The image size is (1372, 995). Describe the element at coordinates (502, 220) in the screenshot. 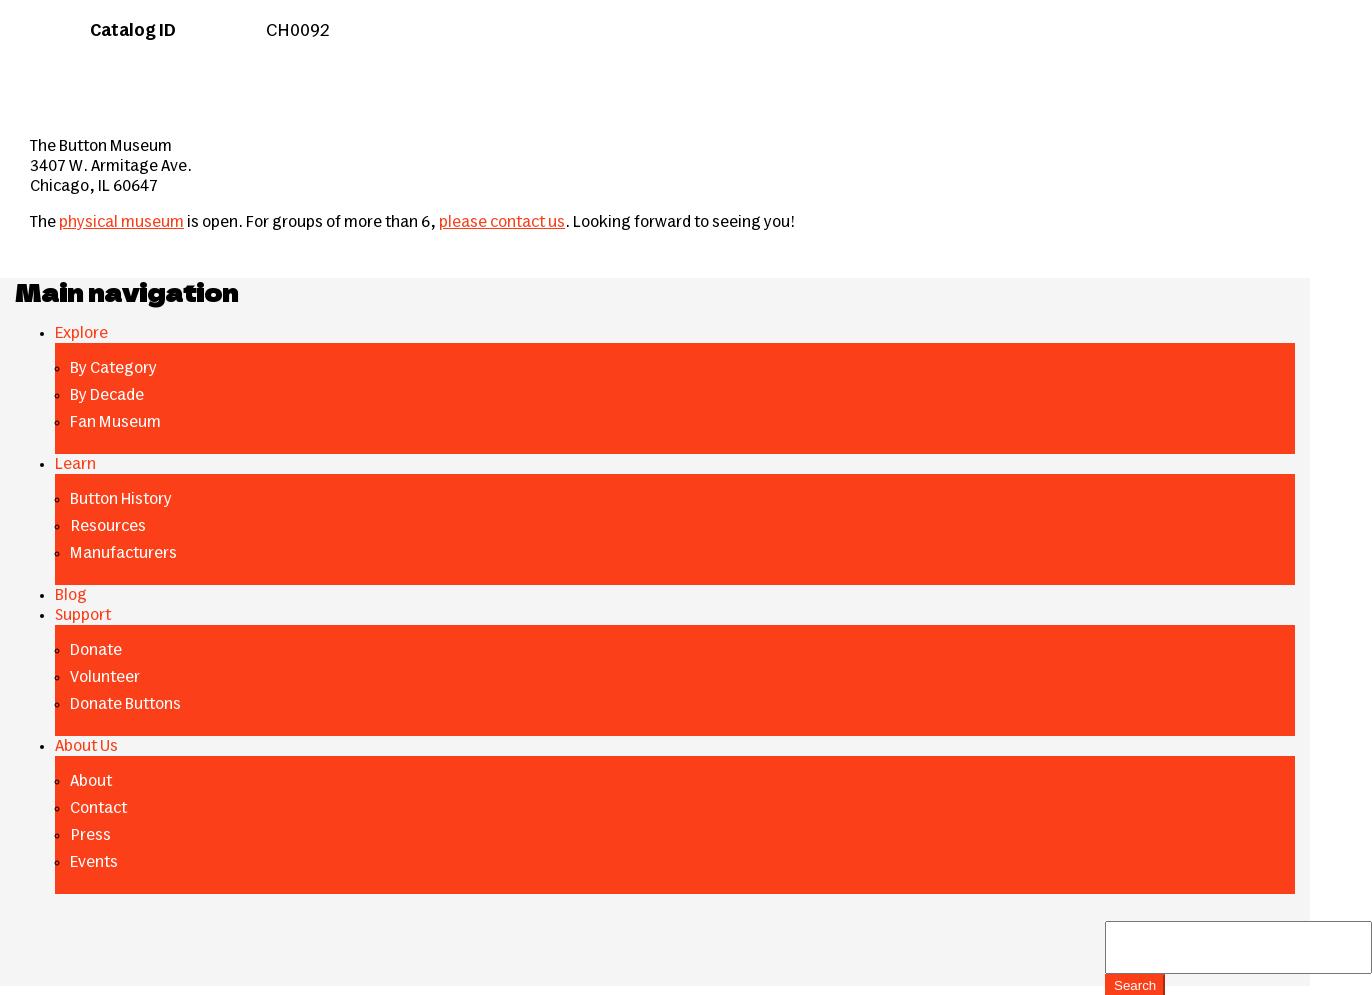

I see `'please contact us'` at that location.